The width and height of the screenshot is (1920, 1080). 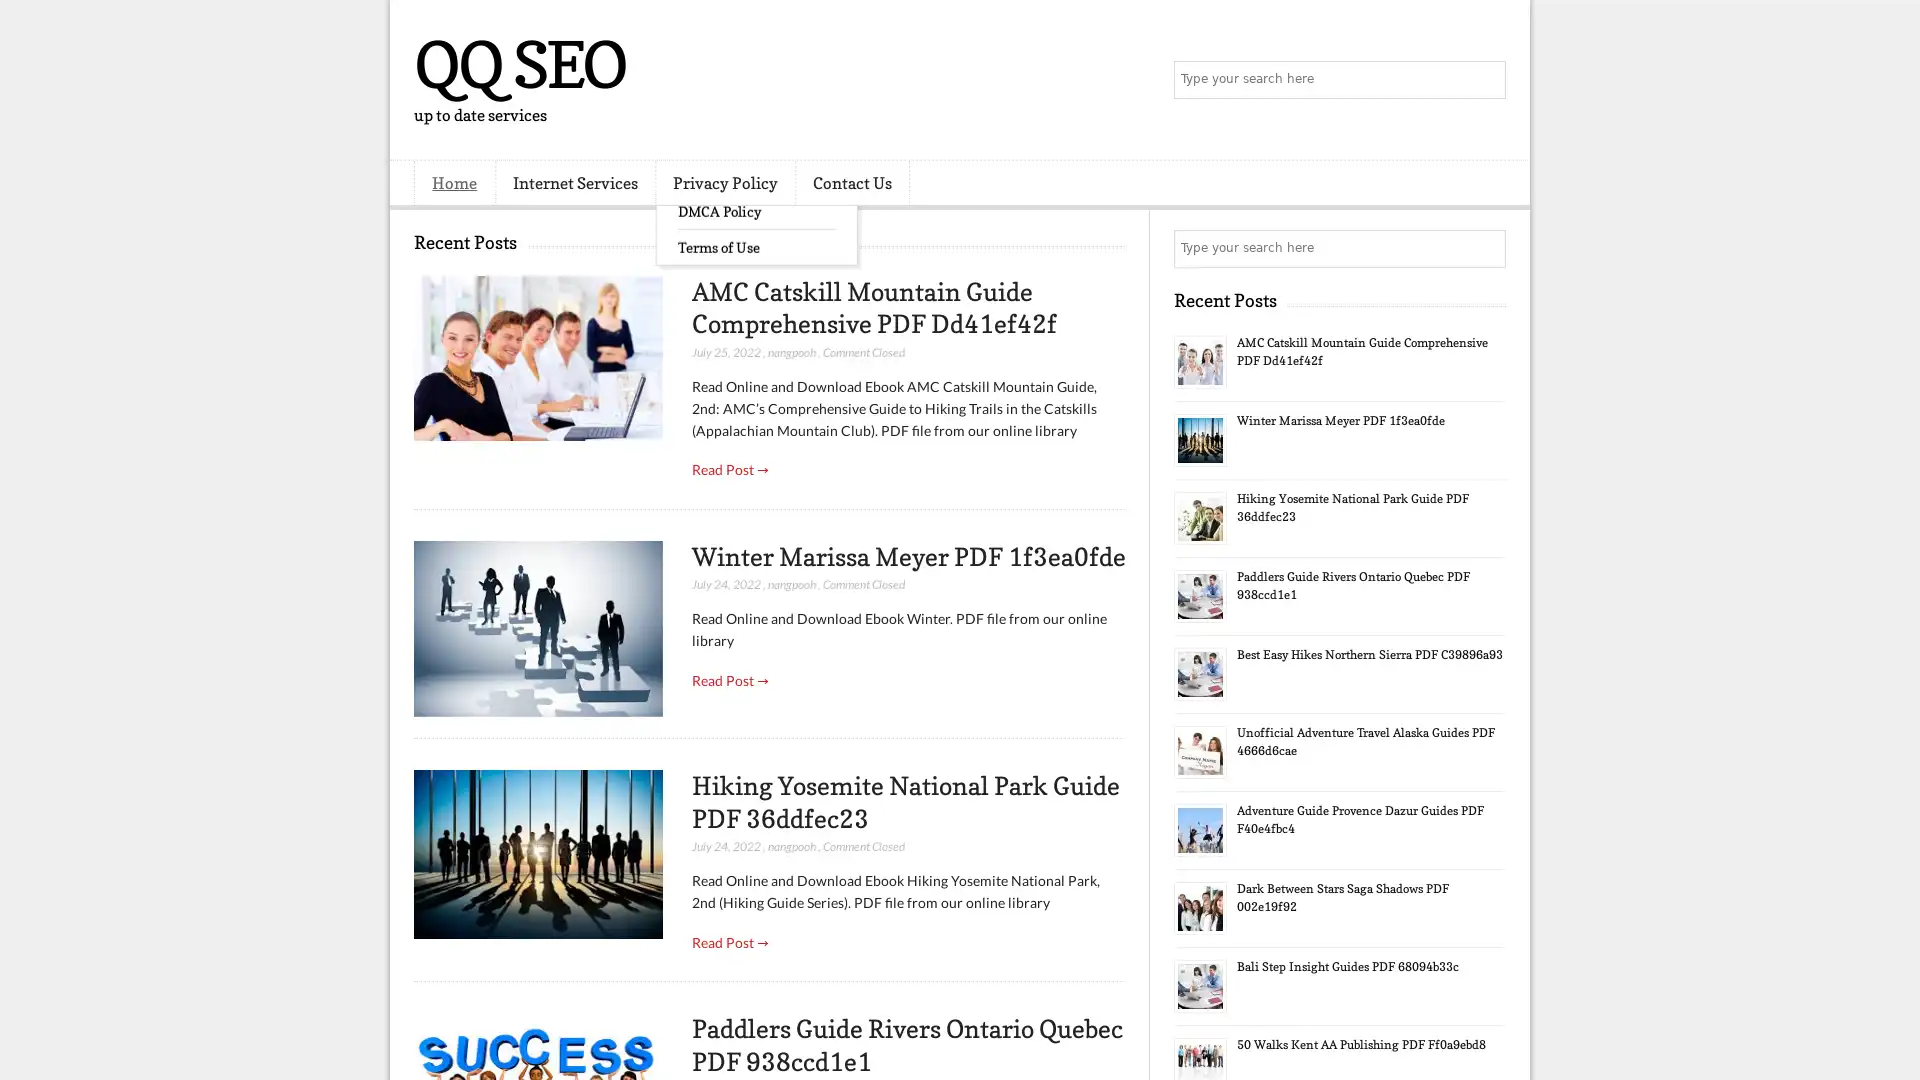 I want to click on Search, so click(x=1485, y=80).